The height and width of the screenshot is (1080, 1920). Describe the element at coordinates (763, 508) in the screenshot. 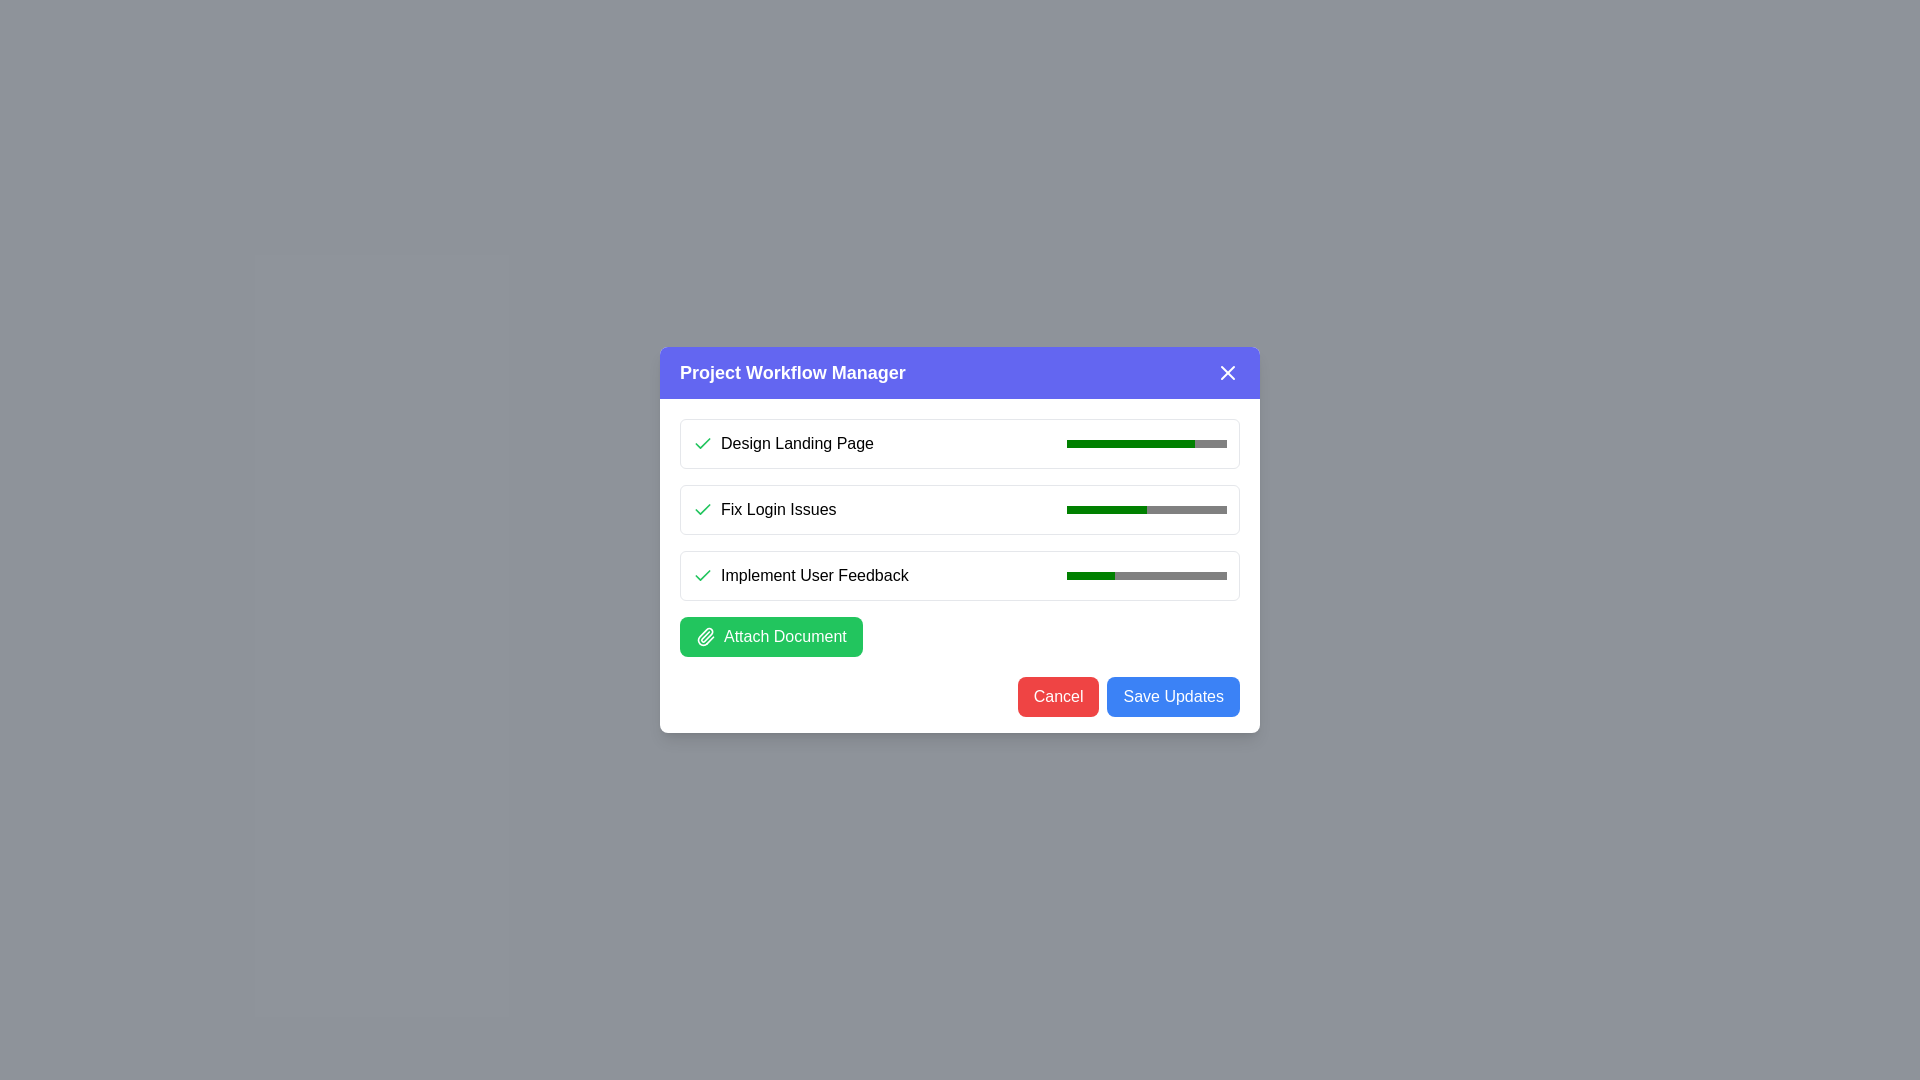

I see `text content of the 'Fix Login Issues' label, which is styled in a clear sans-serif font and has a green check mark icon next to it, positioned between 'Design Landing Page' and 'Implement User Feedback'` at that location.